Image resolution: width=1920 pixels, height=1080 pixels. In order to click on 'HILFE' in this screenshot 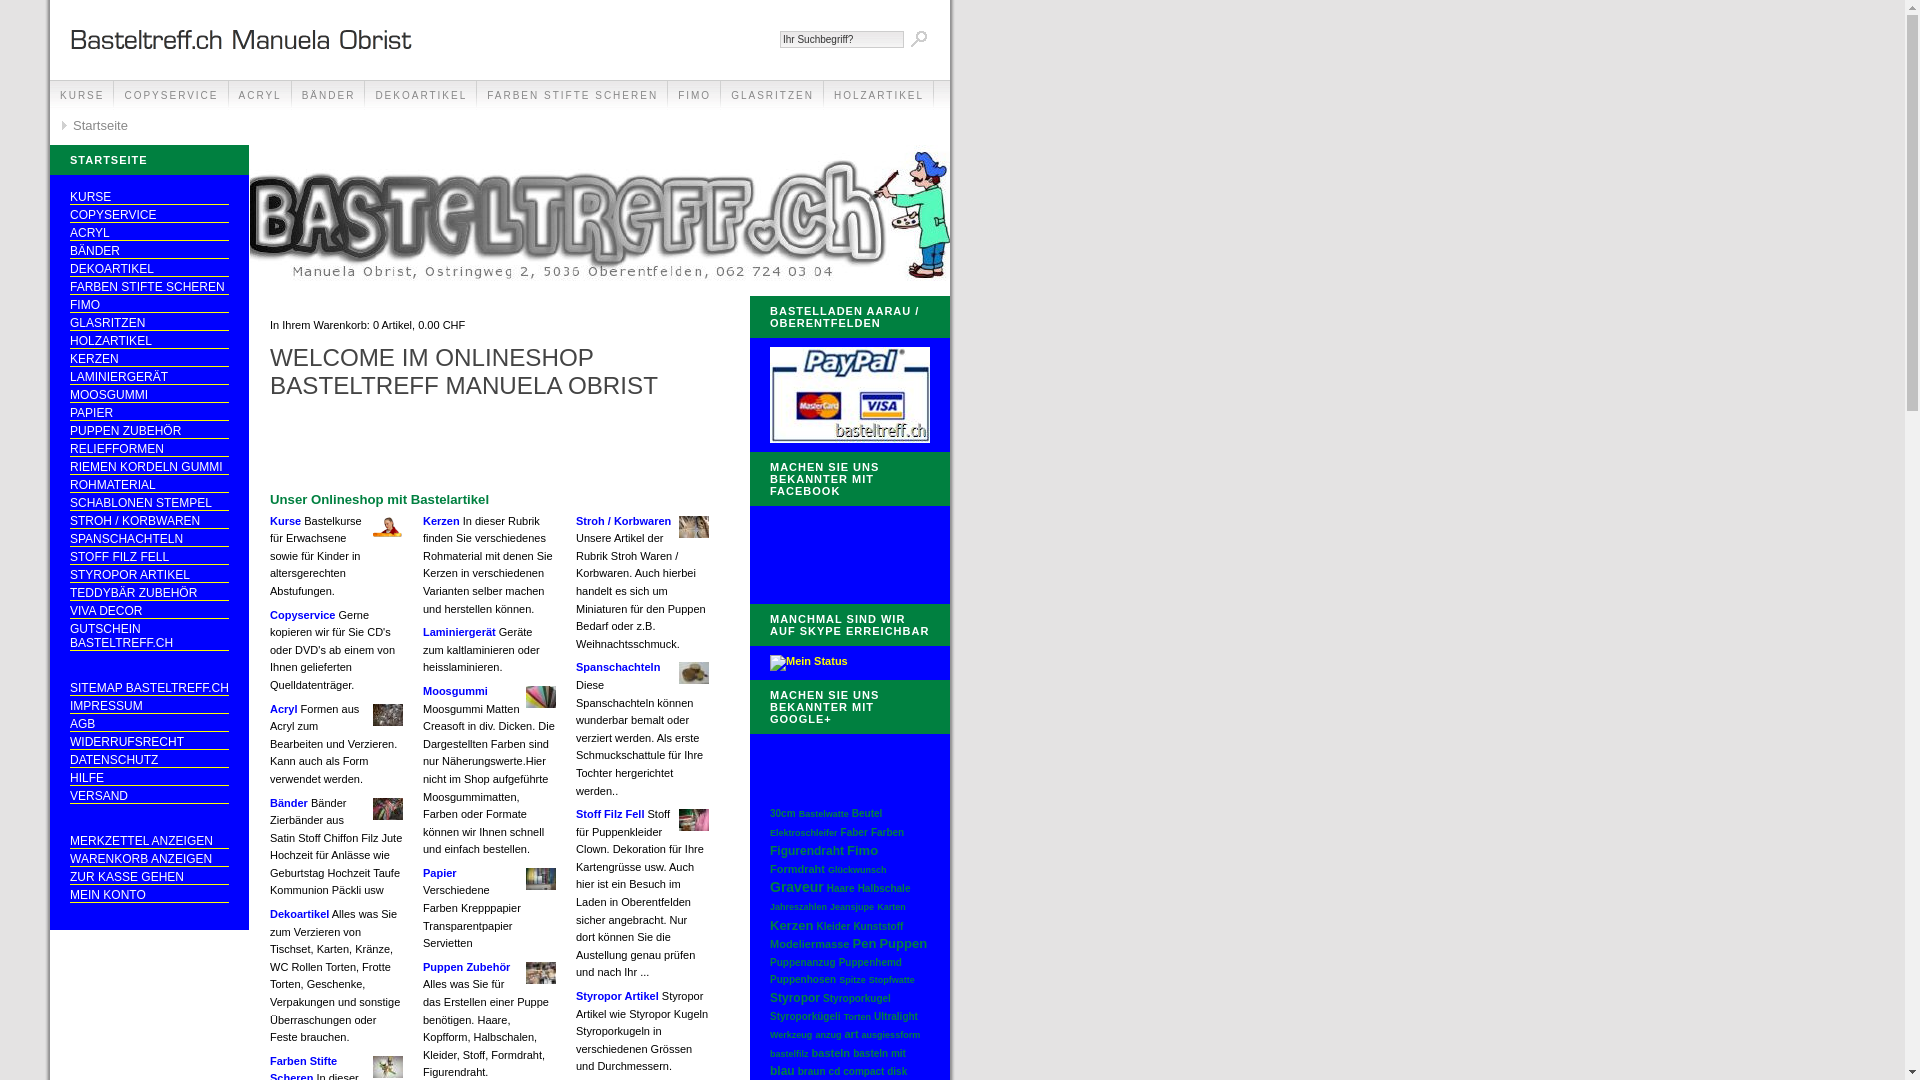, I will do `click(148, 777)`.